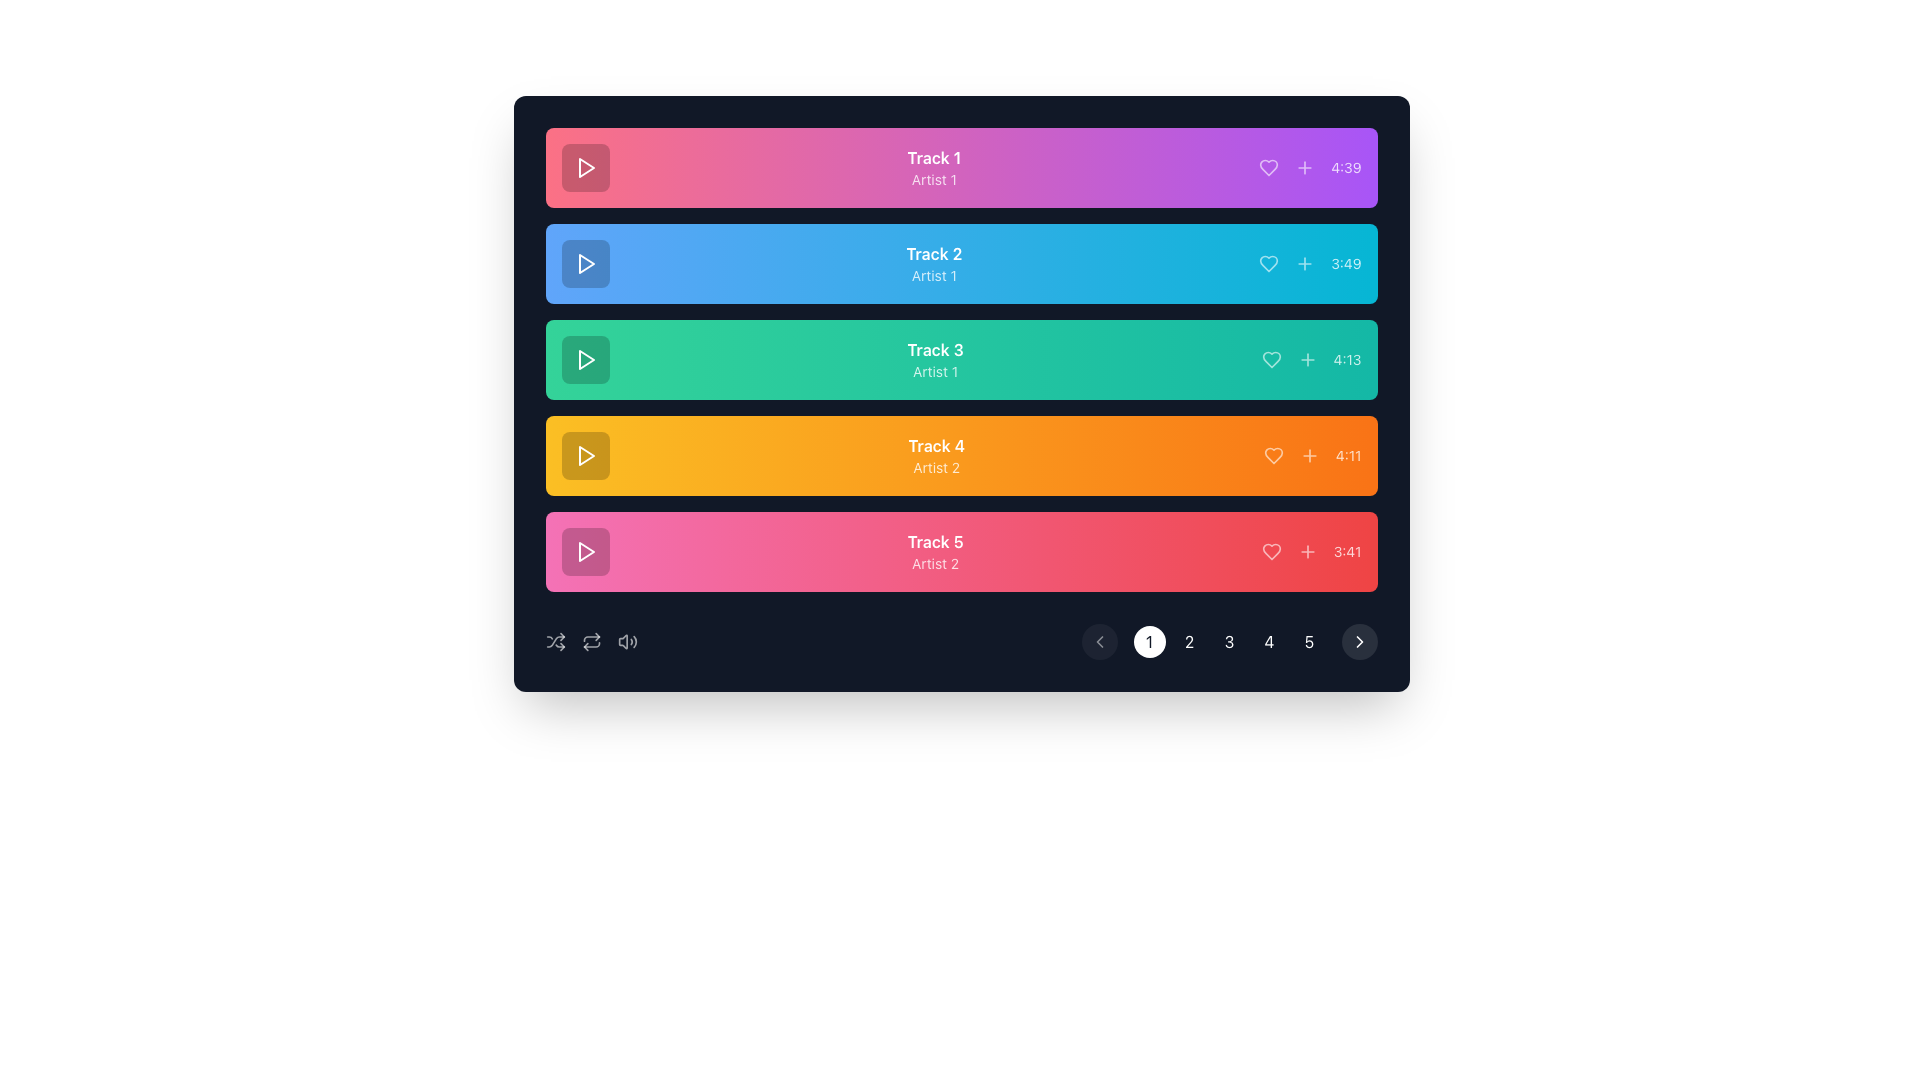 The width and height of the screenshot is (1920, 1080). Describe the element at coordinates (933, 253) in the screenshot. I see `the main title text label 'Track 2', which identifies the associated track` at that location.